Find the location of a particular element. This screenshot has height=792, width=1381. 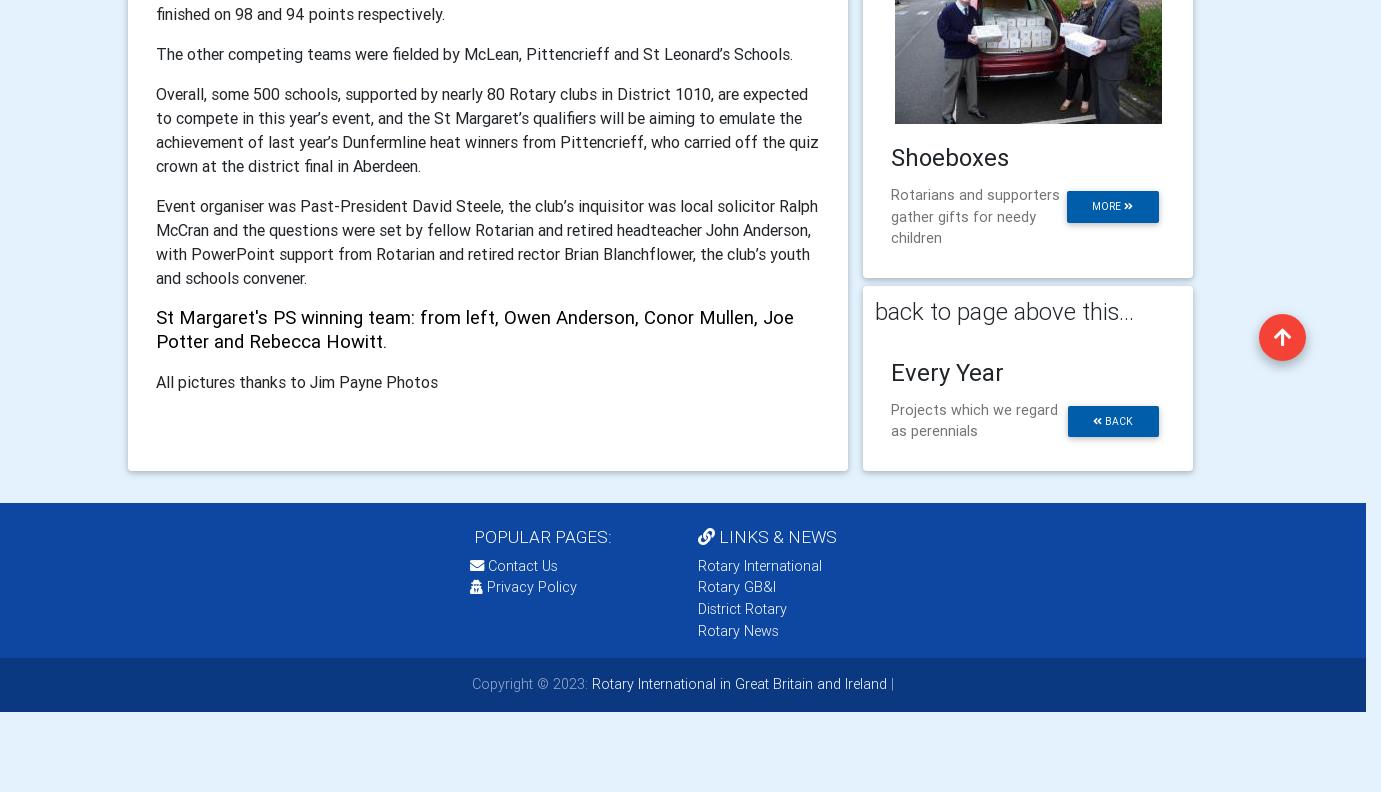

'Every Year' is located at coordinates (946, 371).